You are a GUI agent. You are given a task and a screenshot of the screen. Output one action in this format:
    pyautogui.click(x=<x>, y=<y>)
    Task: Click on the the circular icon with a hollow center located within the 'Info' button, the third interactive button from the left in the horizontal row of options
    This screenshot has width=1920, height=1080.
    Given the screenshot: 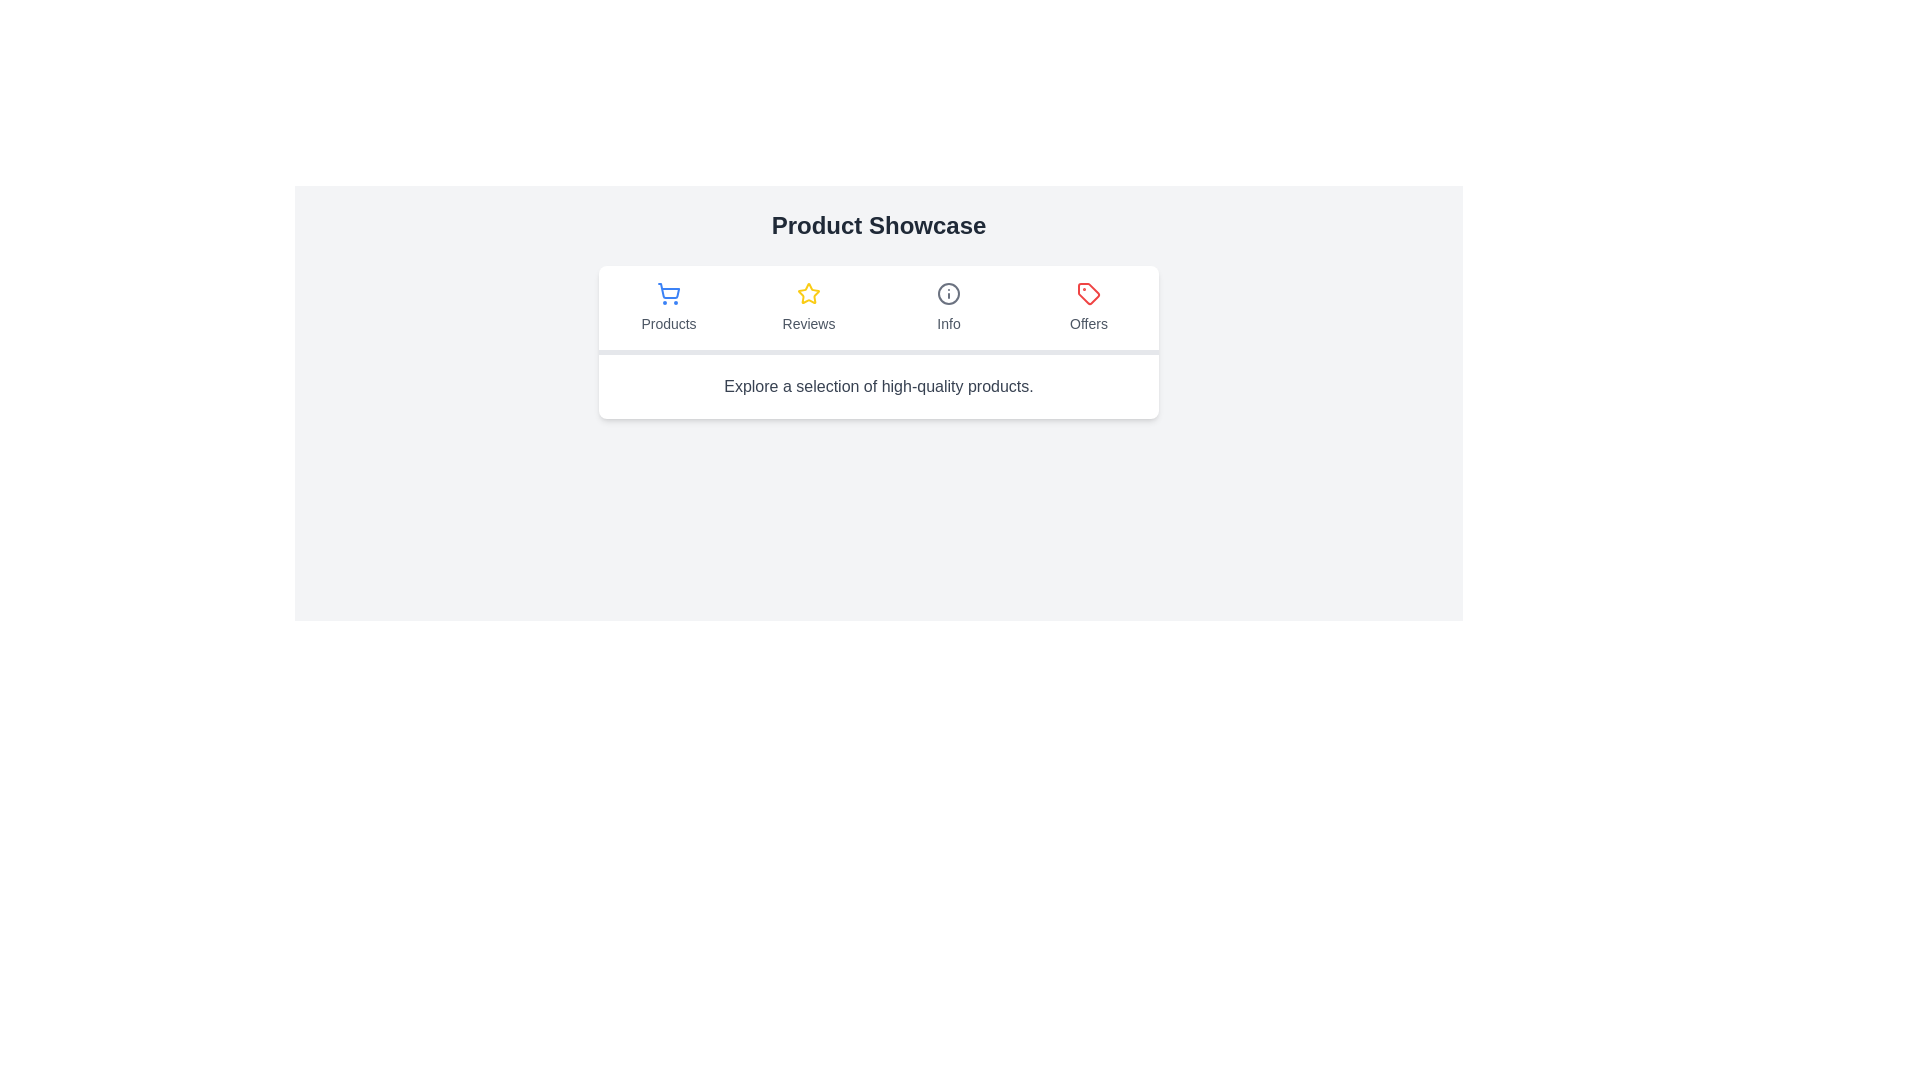 What is the action you would take?
    pyautogui.click(x=948, y=293)
    